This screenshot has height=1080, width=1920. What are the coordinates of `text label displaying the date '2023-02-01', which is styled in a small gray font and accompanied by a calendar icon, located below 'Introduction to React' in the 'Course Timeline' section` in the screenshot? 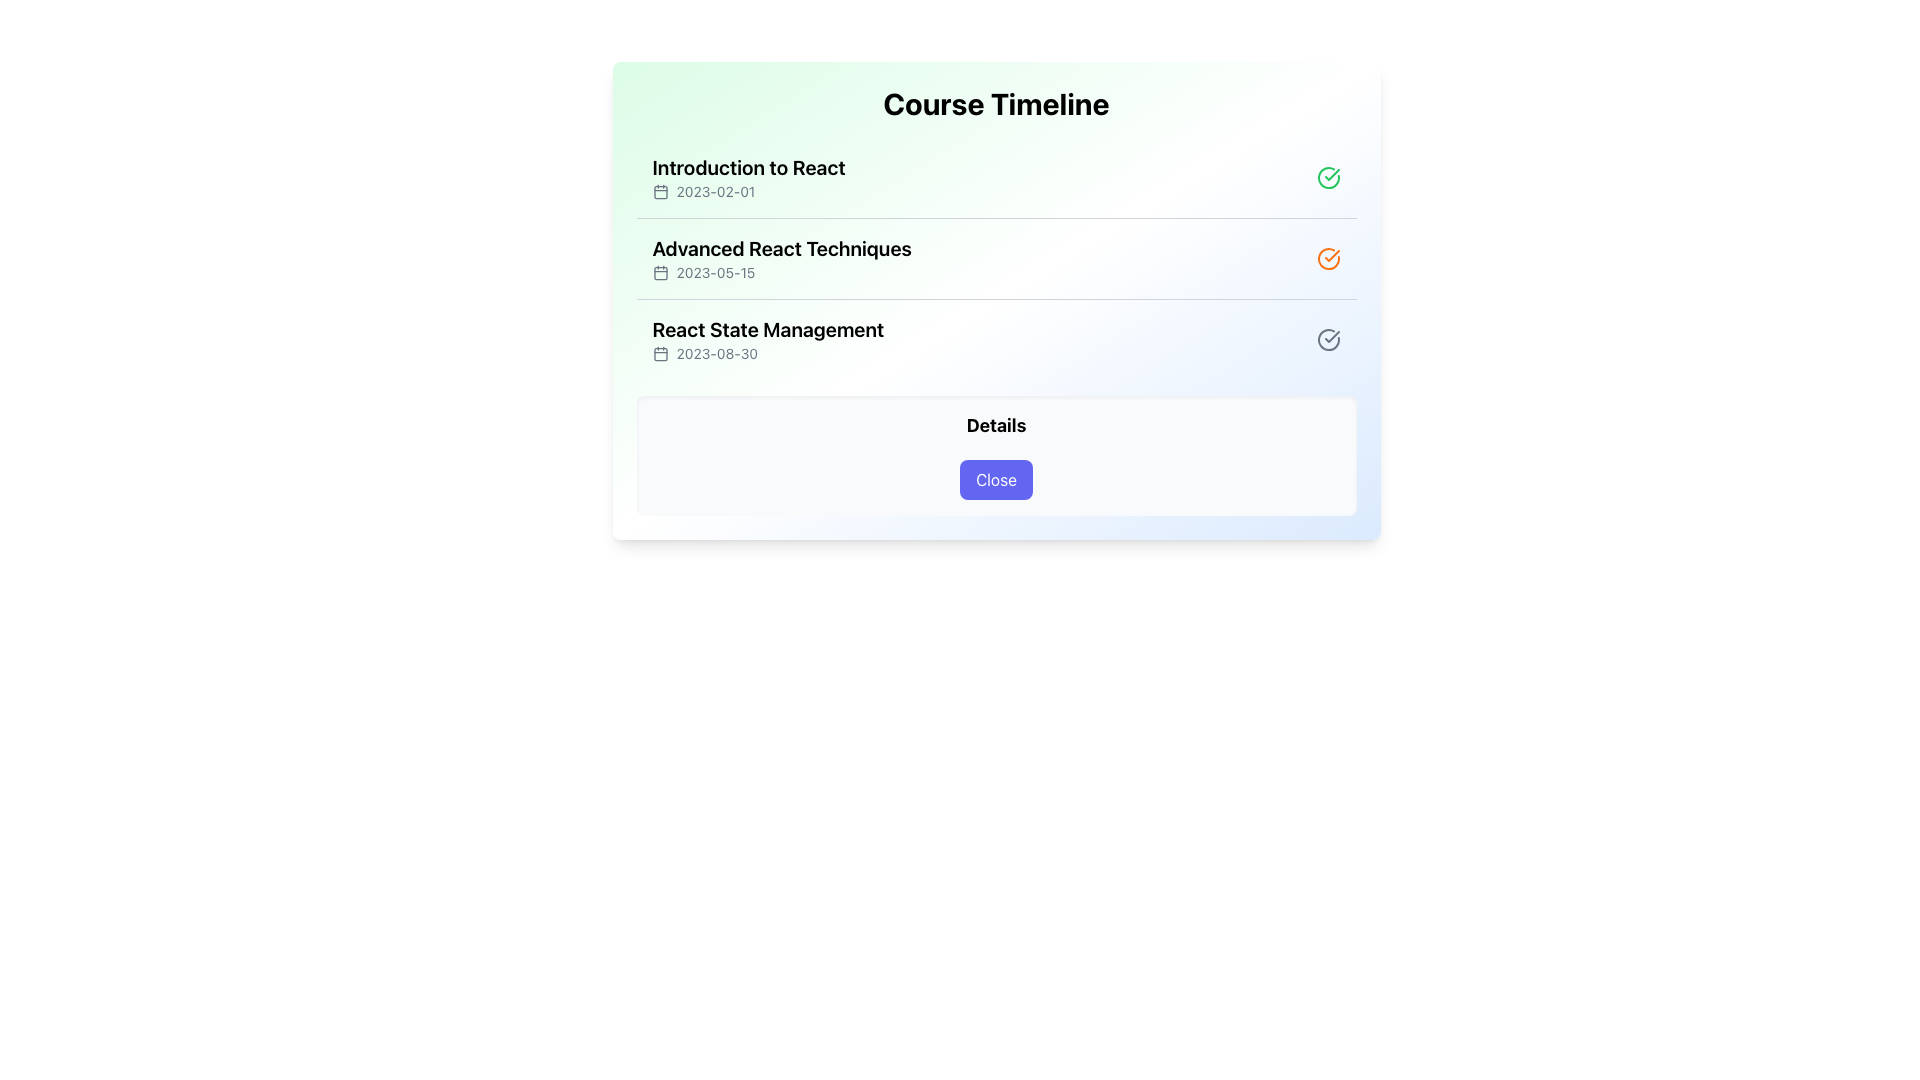 It's located at (747, 192).